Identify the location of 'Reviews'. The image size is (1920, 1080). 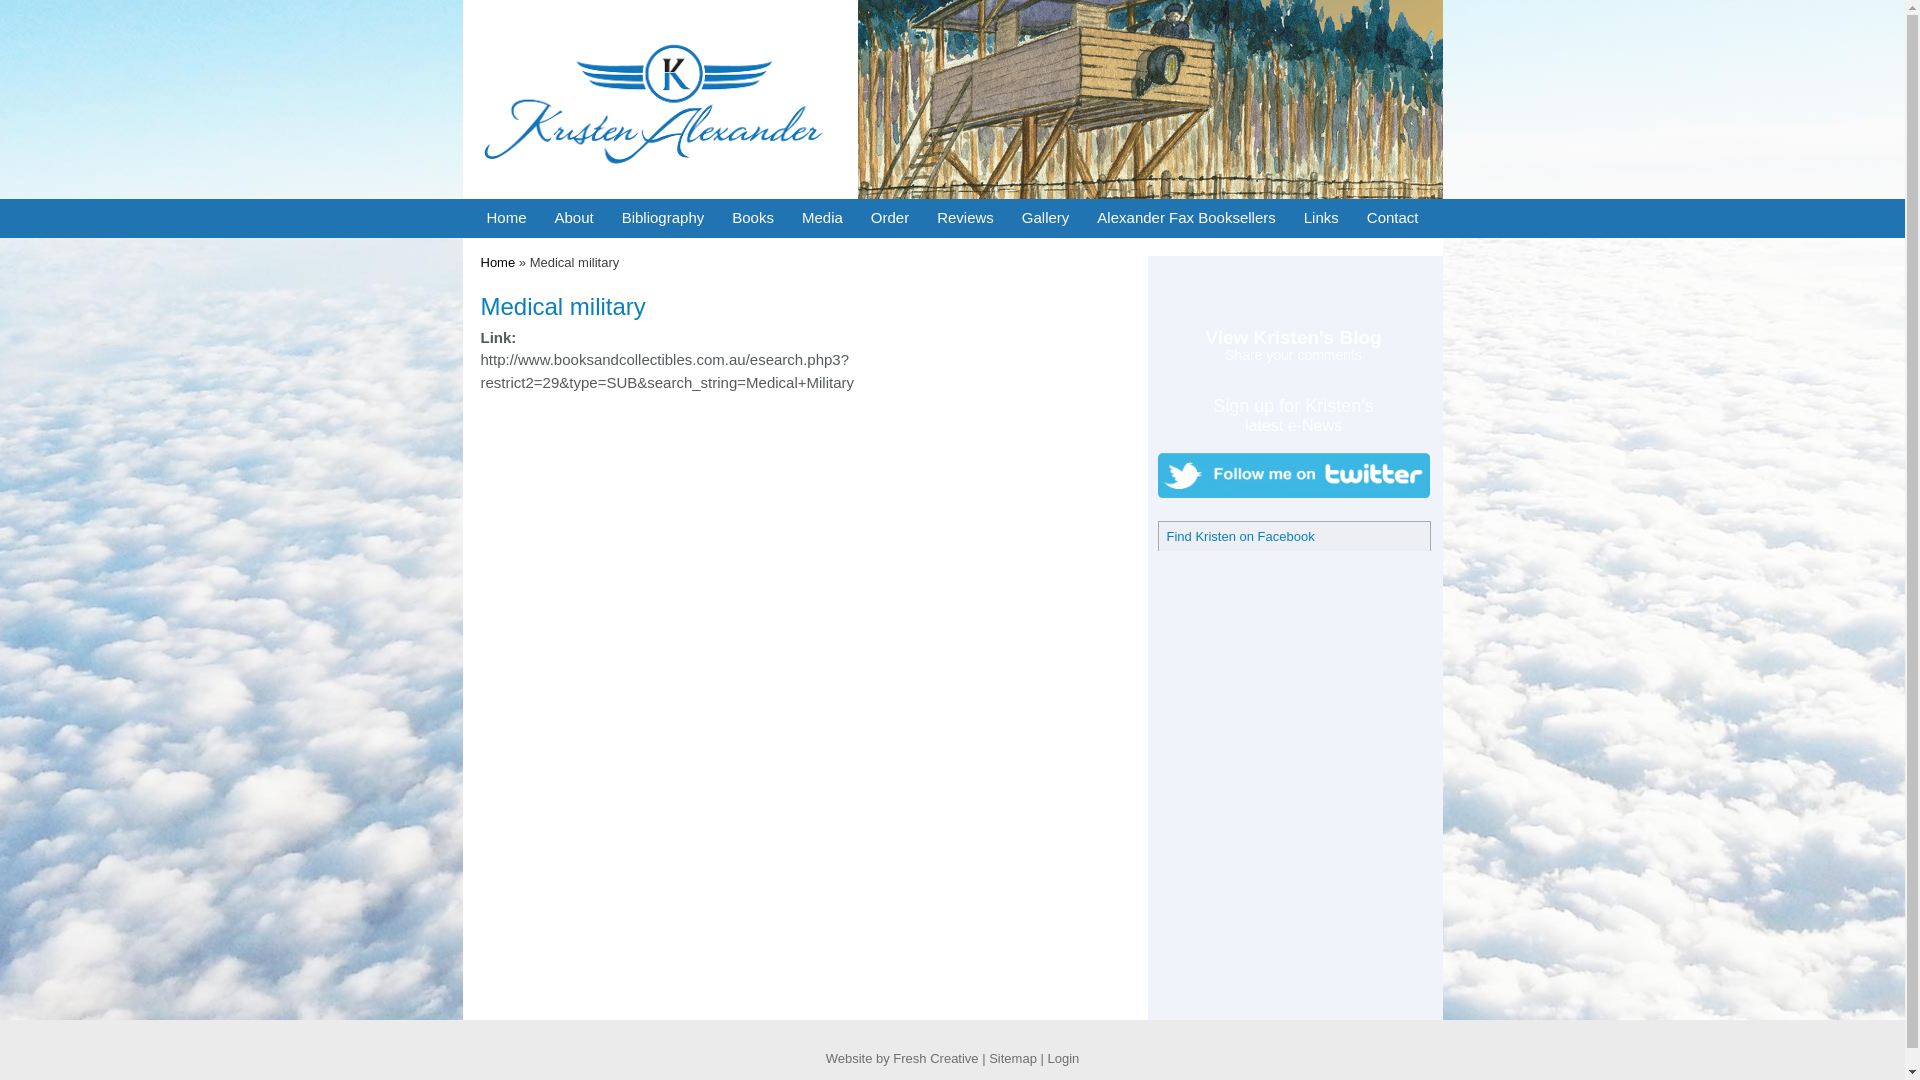
(965, 218).